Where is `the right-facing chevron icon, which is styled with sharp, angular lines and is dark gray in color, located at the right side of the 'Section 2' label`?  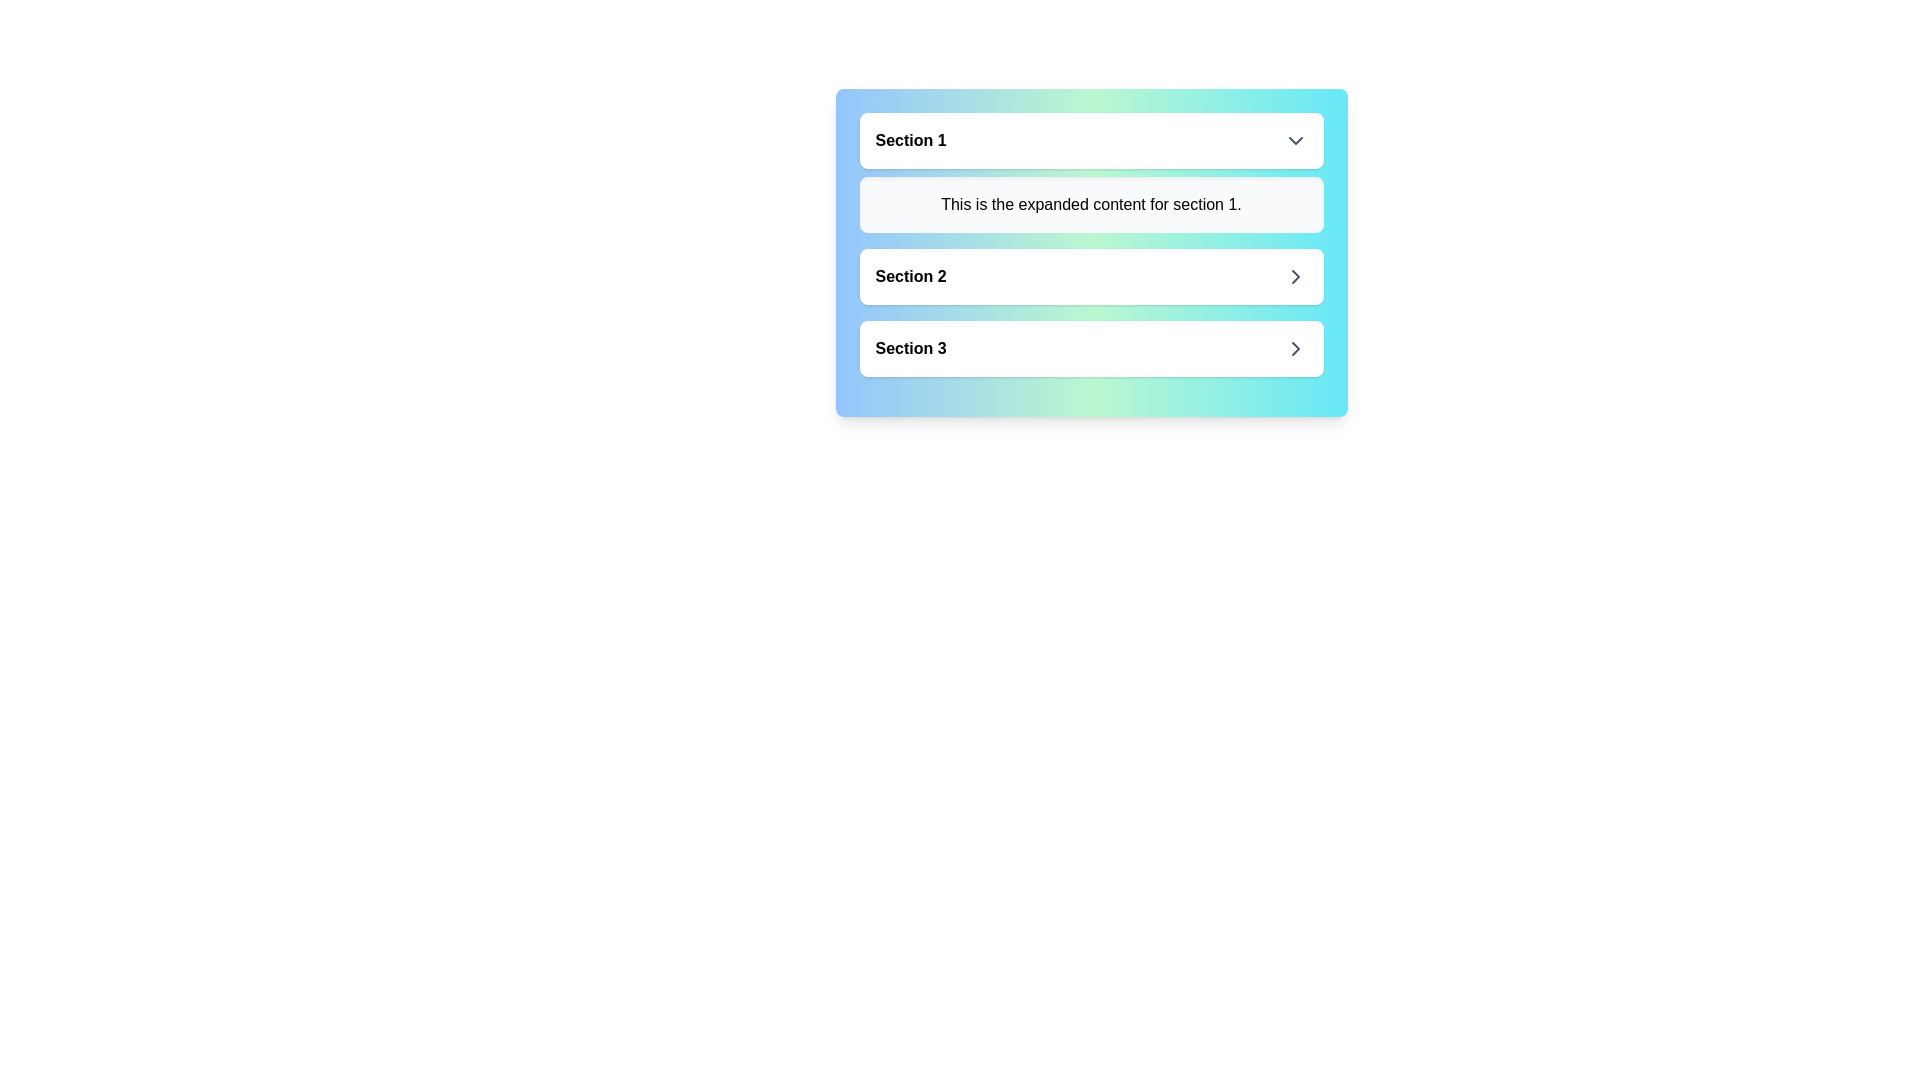 the right-facing chevron icon, which is styled with sharp, angular lines and is dark gray in color, located at the right side of the 'Section 2' label is located at coordinates (1295, 277).